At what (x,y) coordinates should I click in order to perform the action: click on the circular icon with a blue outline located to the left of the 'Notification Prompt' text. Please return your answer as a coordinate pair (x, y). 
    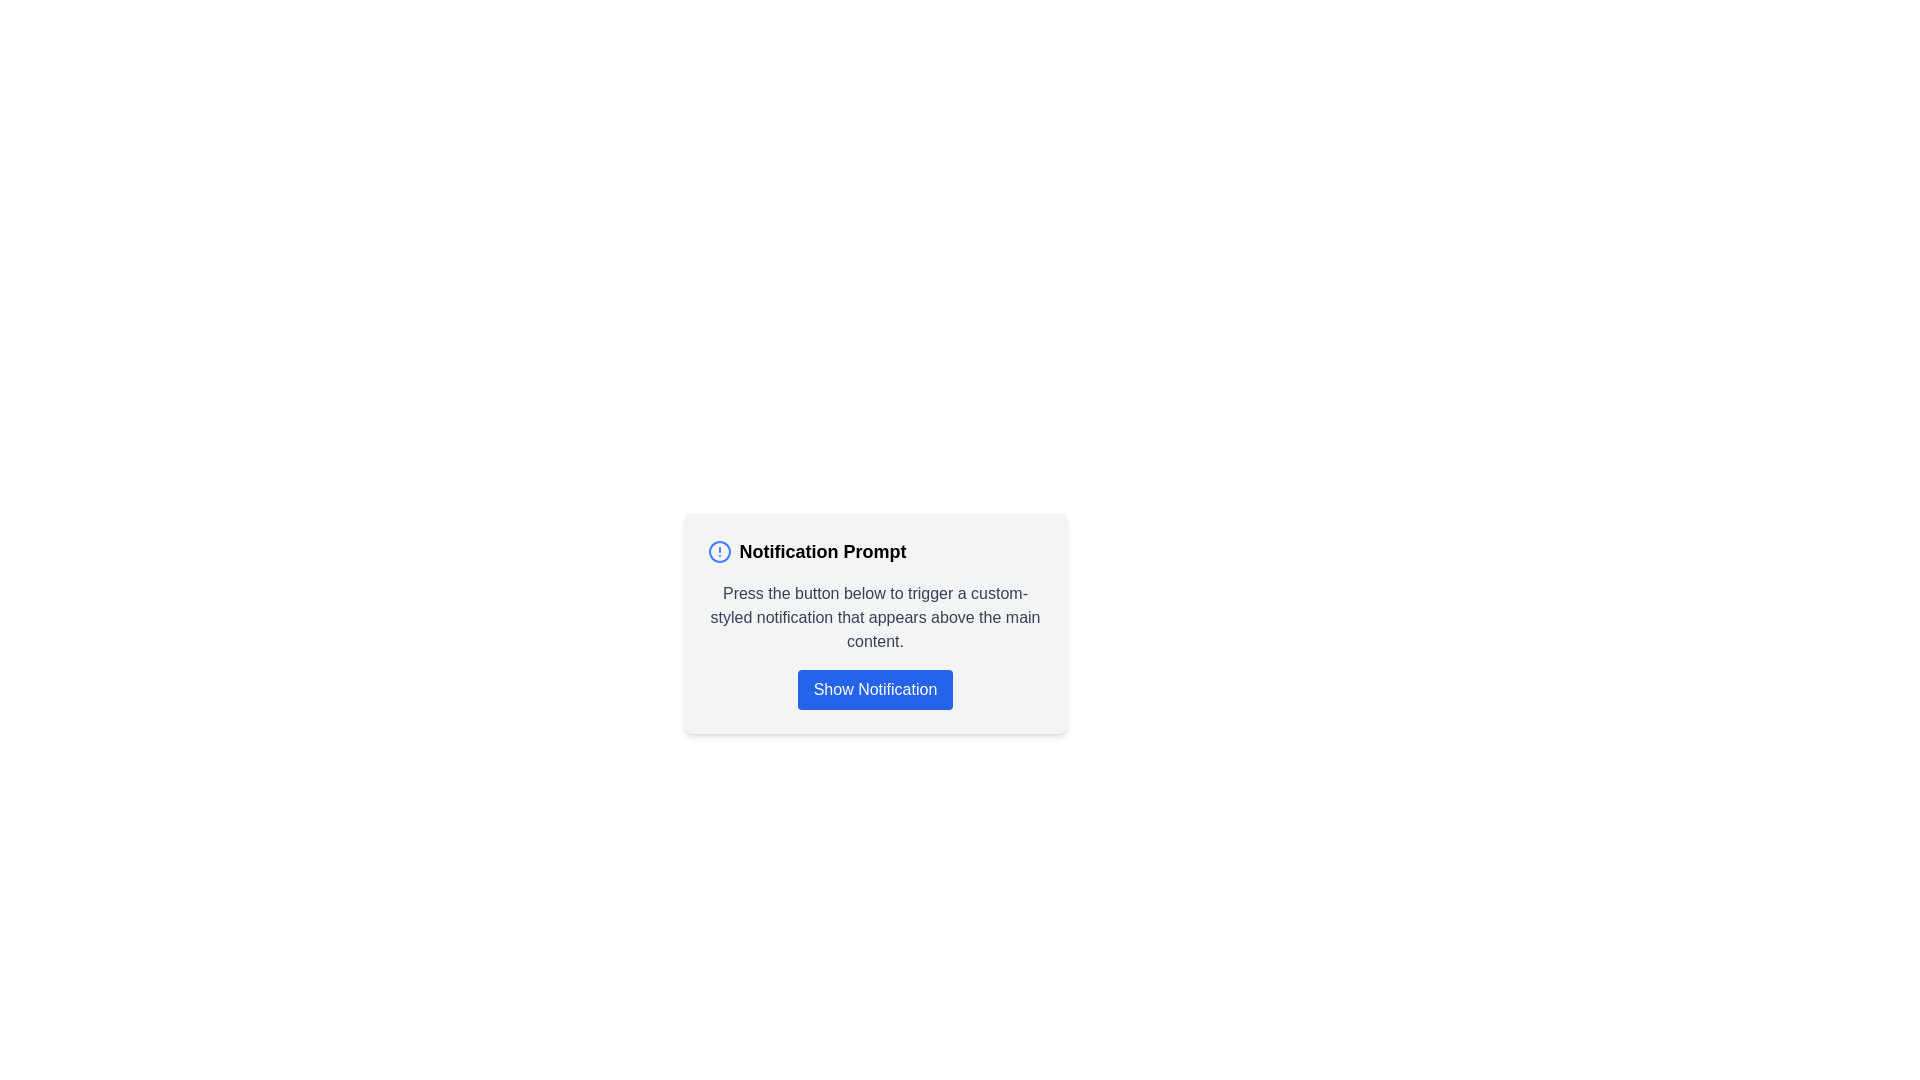
    Looking at the image, I should click on (719, 551).